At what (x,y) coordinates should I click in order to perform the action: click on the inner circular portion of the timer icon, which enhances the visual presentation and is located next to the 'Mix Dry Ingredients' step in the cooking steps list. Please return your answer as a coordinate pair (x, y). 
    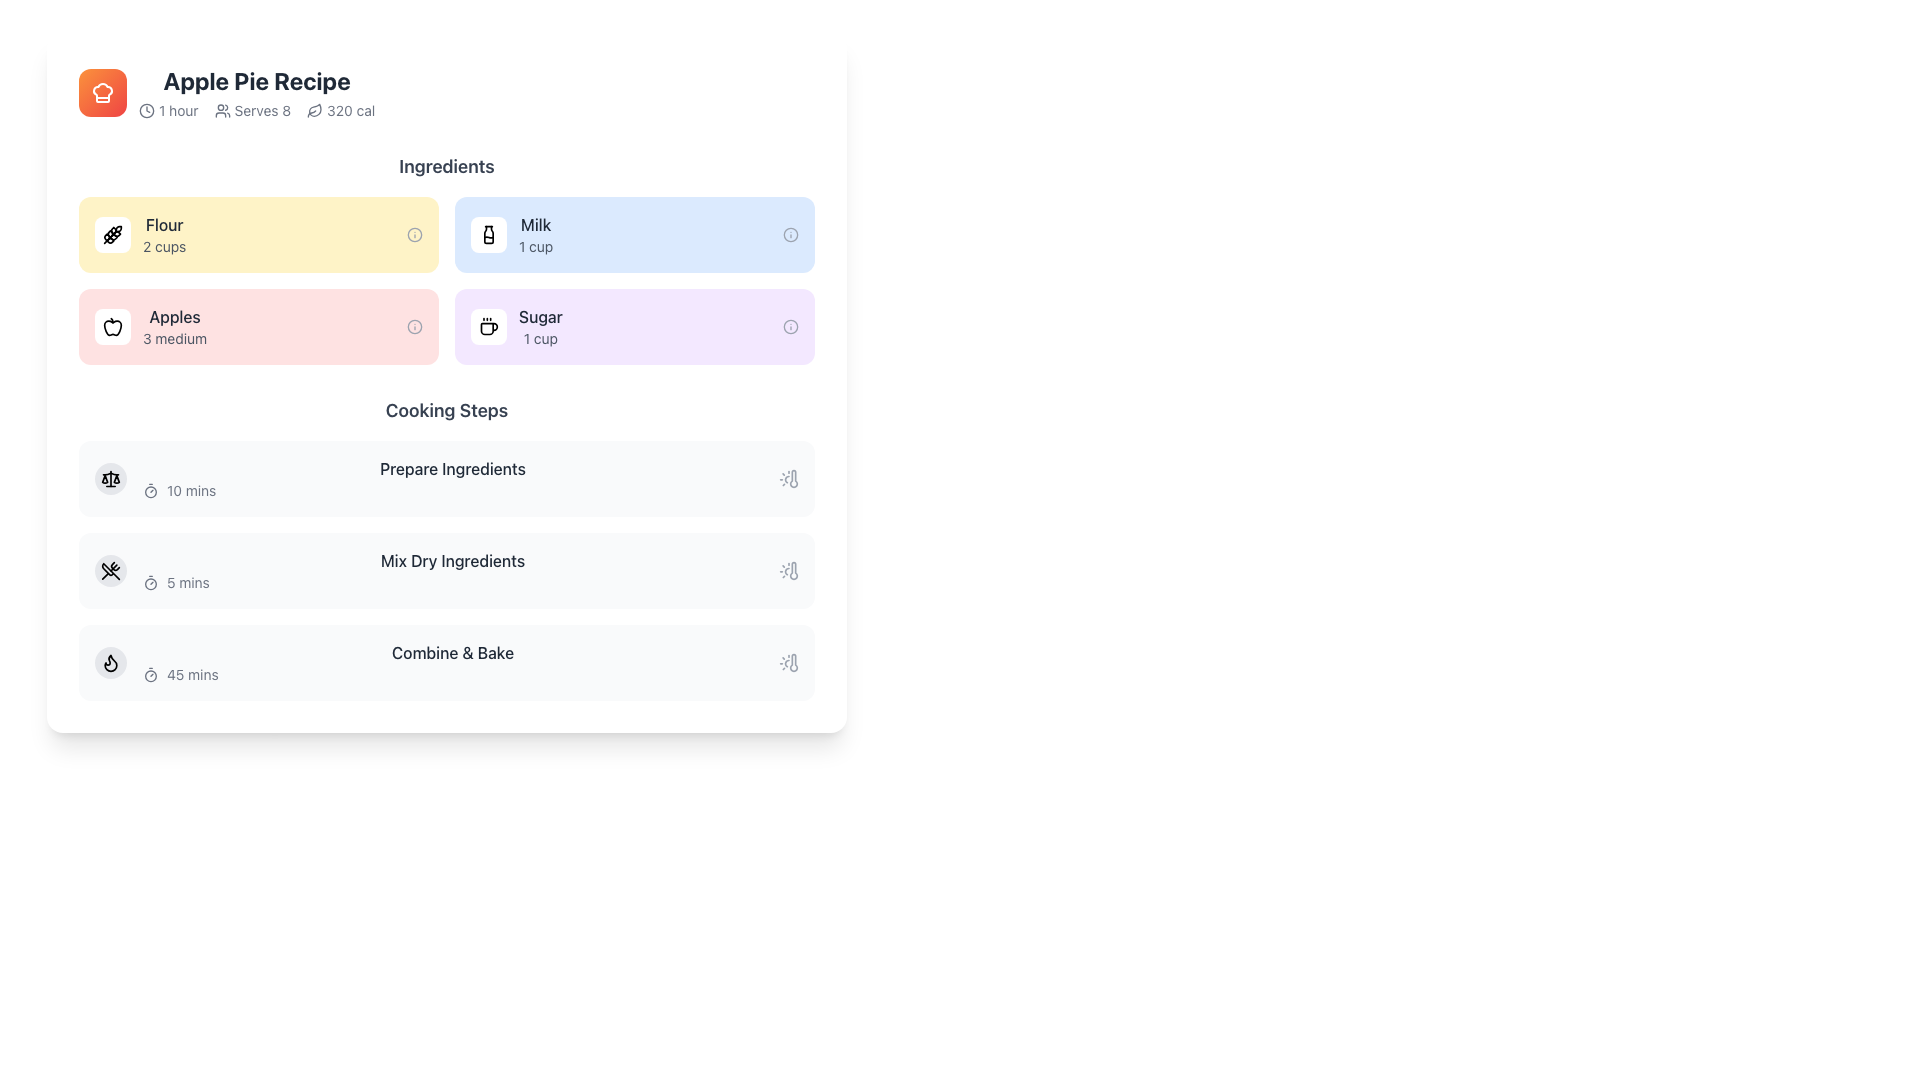
    Looking at the image, I should click on (149, 583).